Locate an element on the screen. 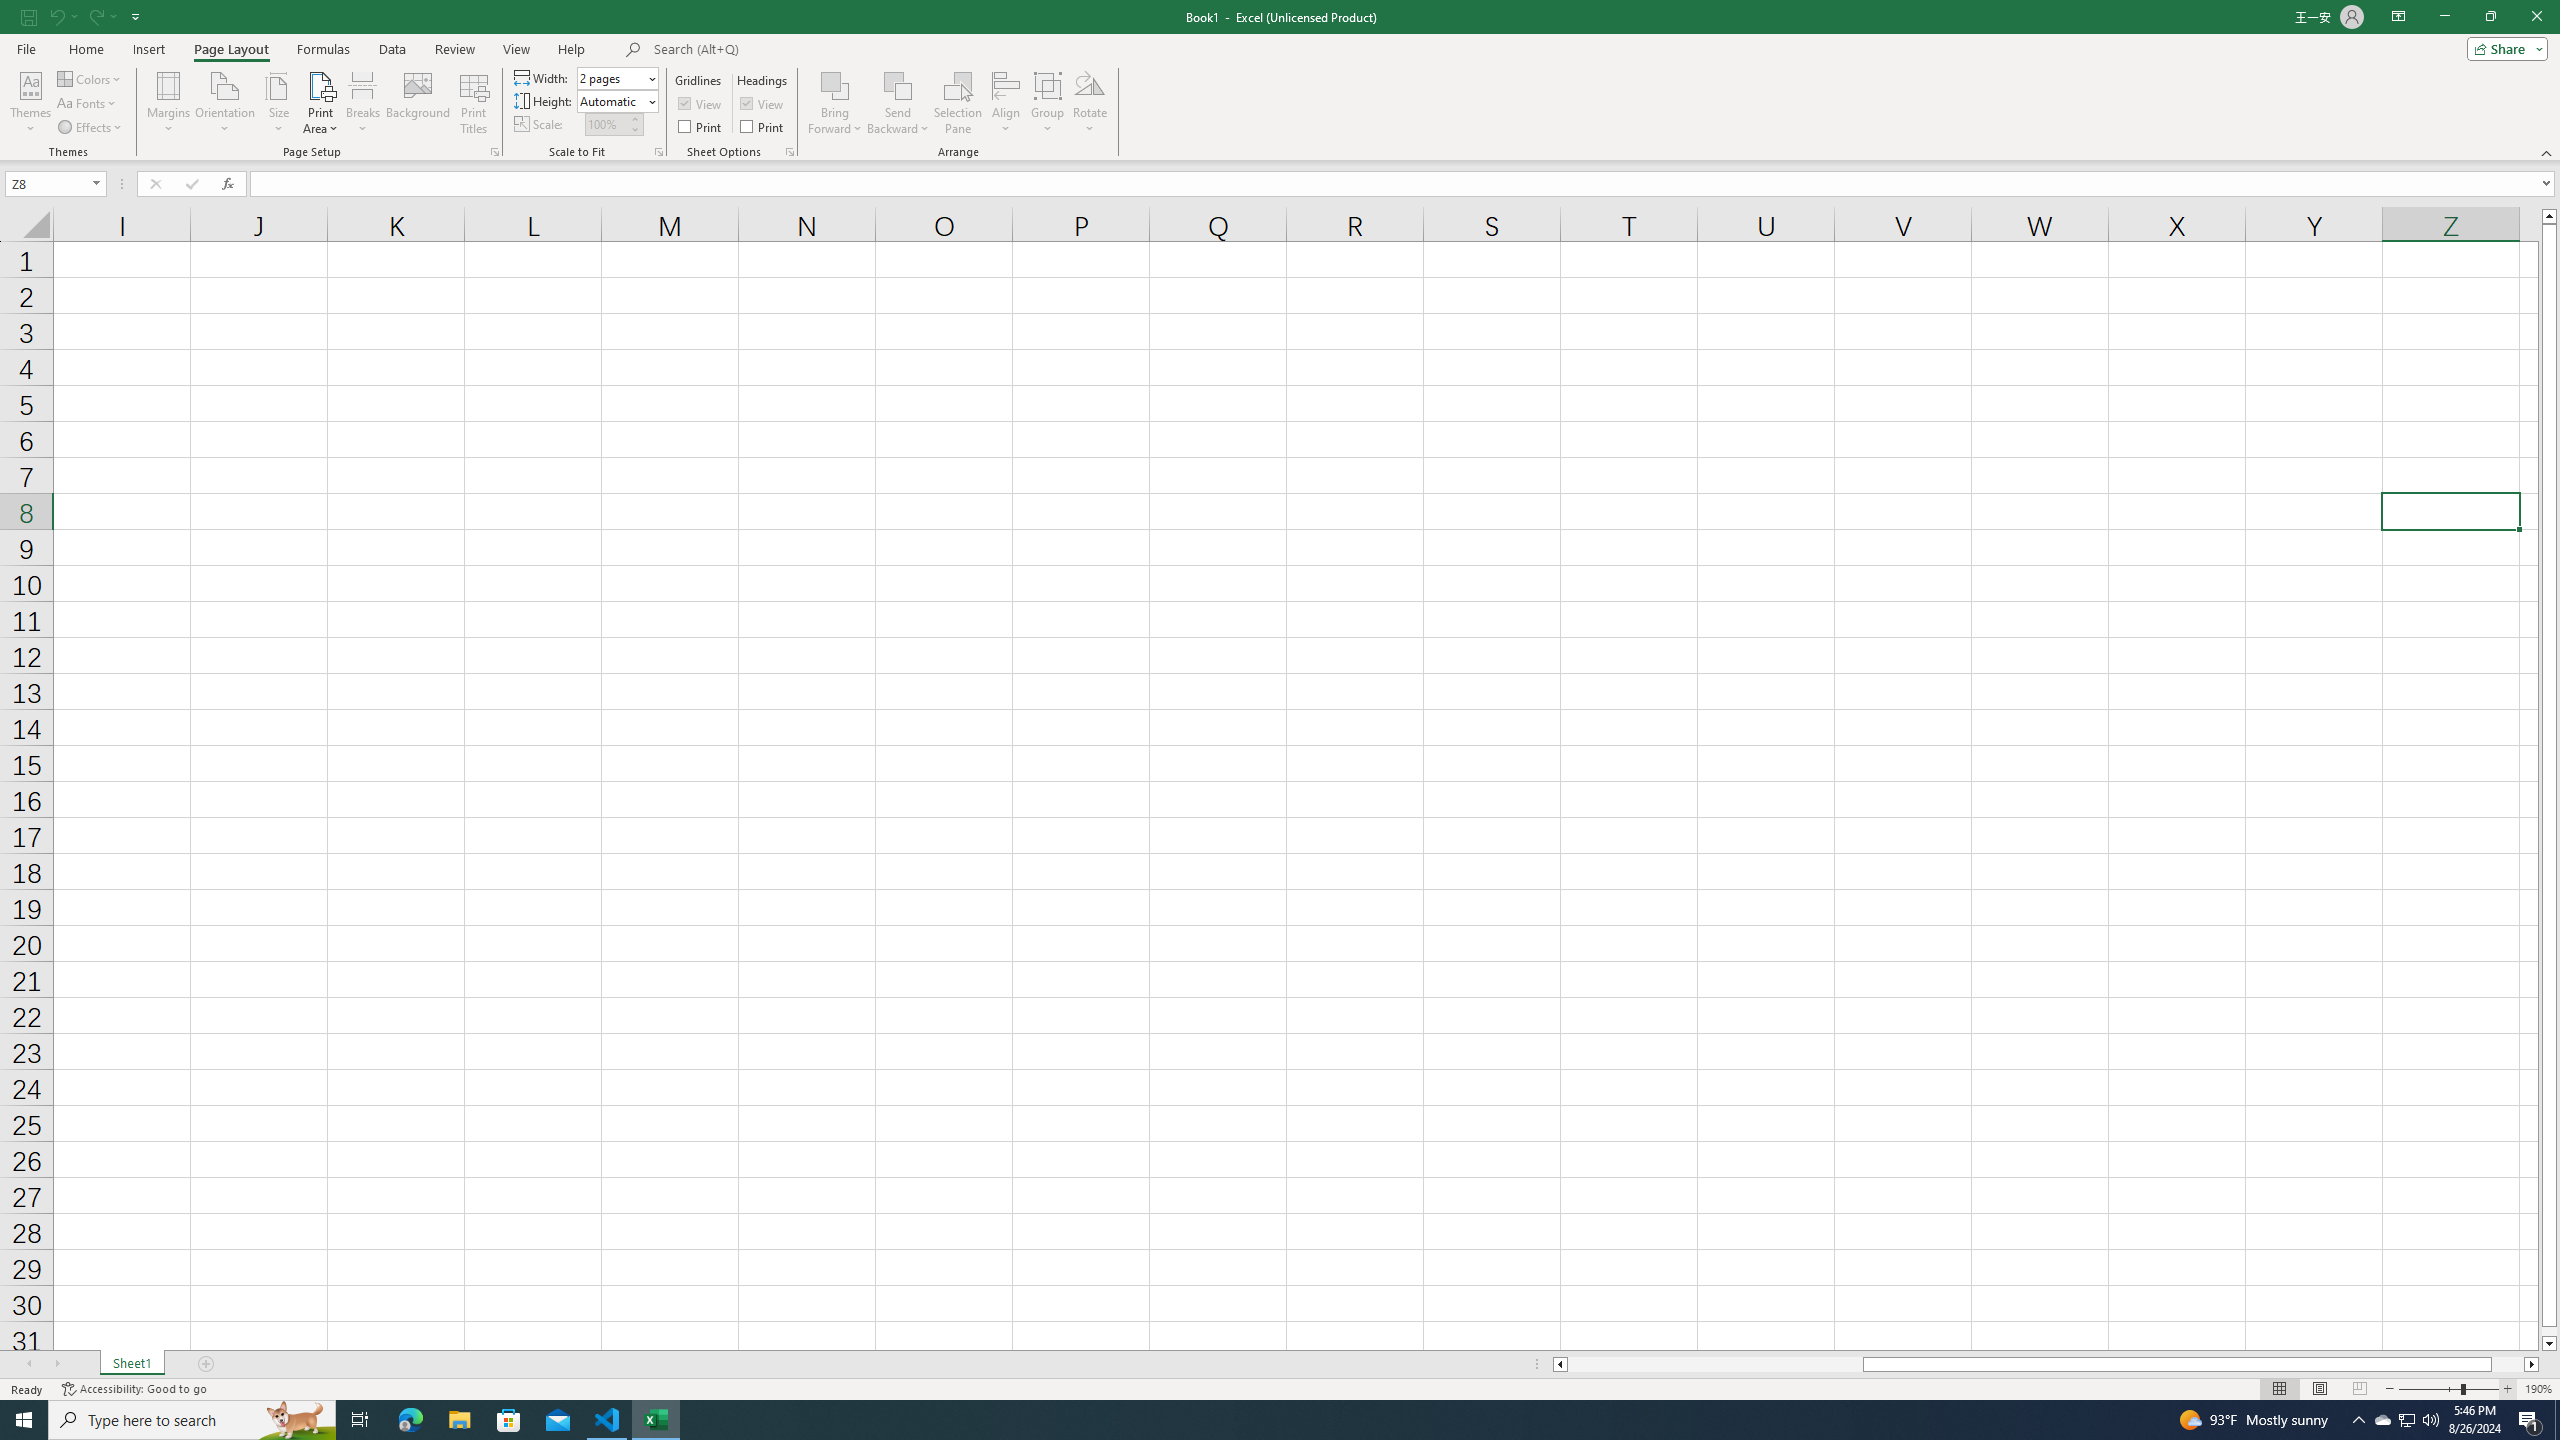 This screenshot has width=2560, height=1440. 'Formulas' is located at coordinates (325, 49).